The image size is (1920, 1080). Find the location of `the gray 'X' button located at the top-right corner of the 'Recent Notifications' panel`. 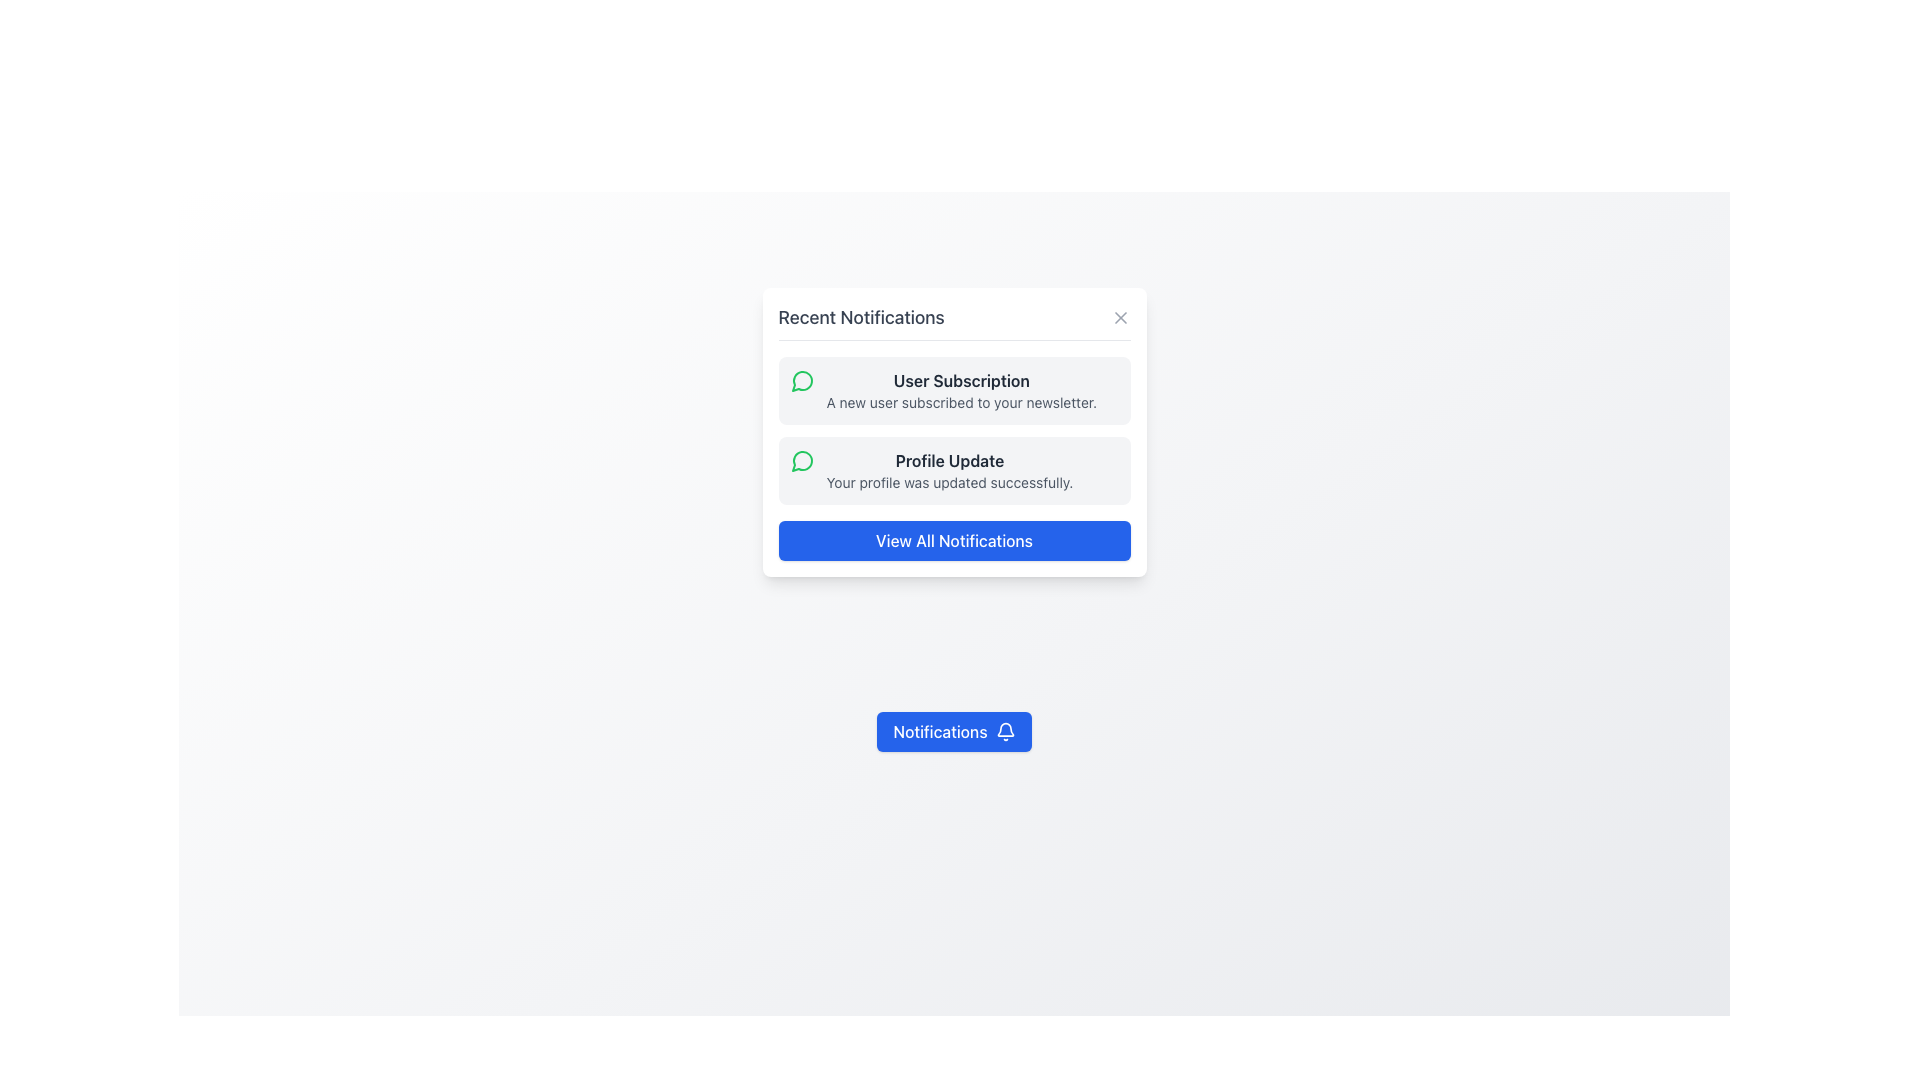

the gray 'X' button located at the top-right corner of the 'Recent Notifications' panel is located at coordinates (1120, 316).